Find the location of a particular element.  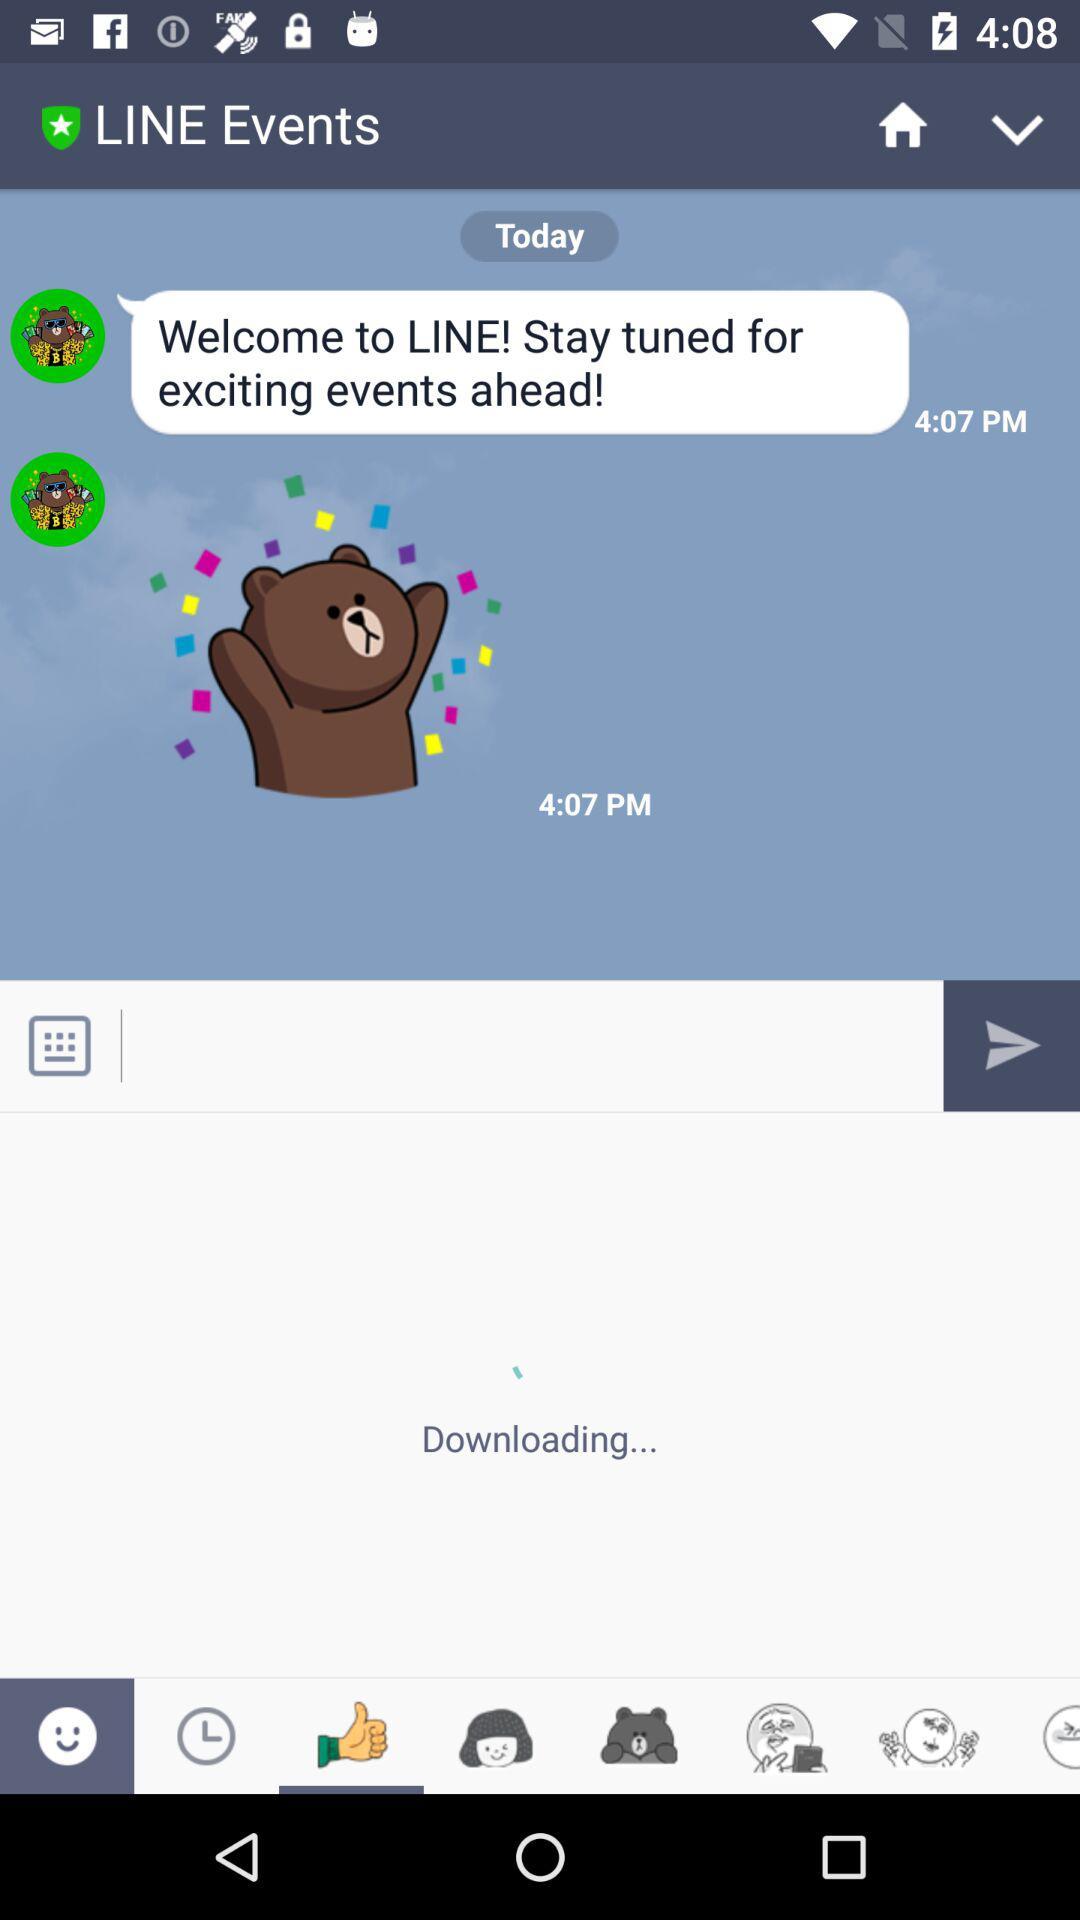

the chat icon is located at coordinates (495, 1735).